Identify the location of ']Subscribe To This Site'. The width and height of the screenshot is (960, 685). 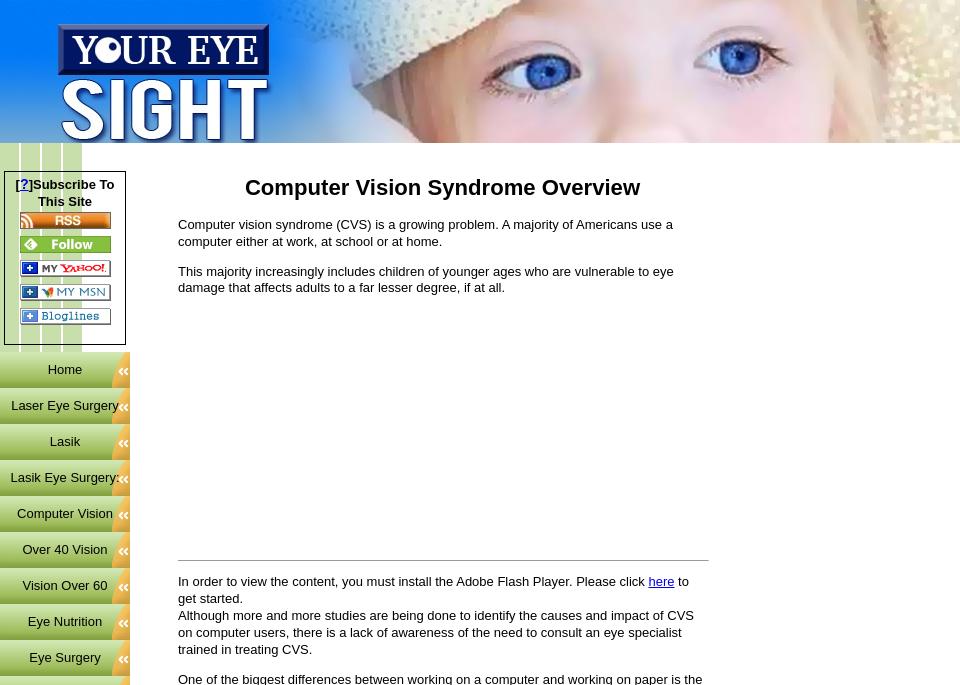
(71, 192).